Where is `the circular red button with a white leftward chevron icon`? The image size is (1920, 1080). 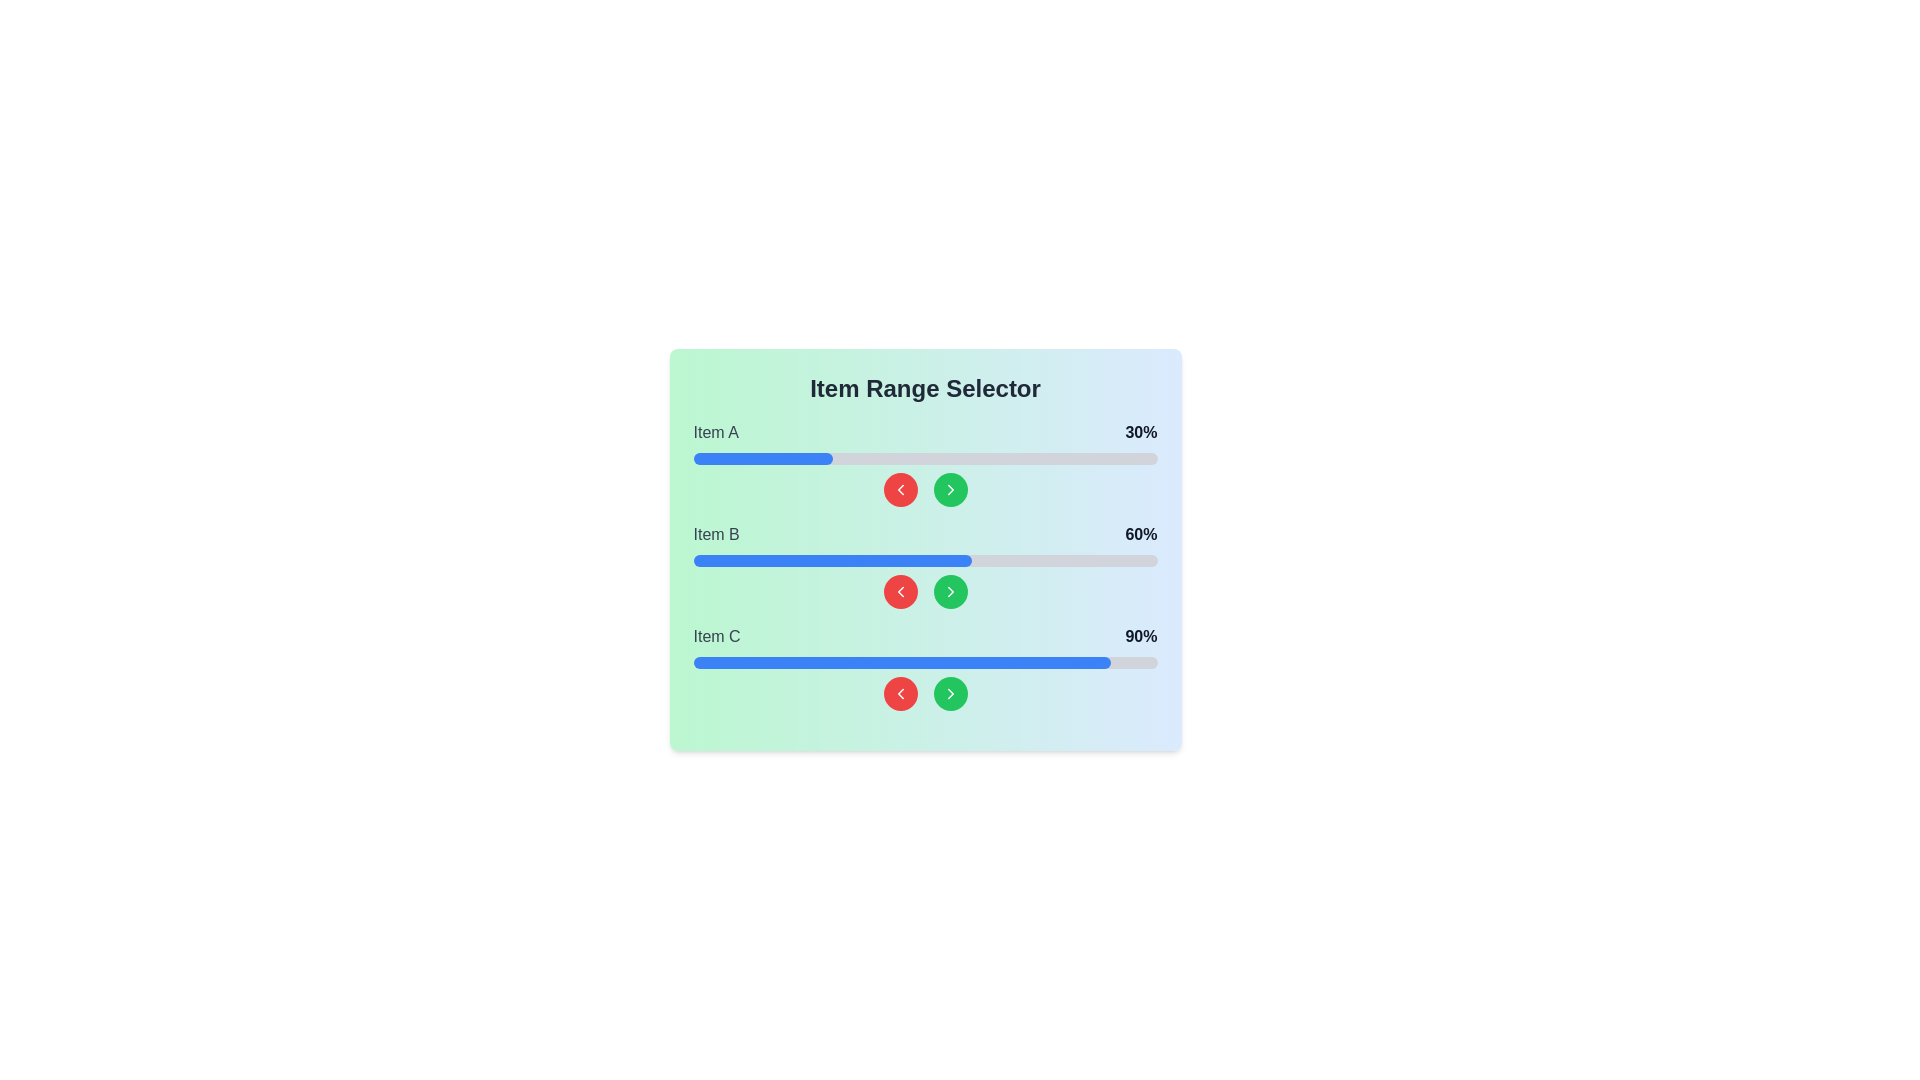 the circular red button with a white leftward chevron icon is located at coordinates (899, 489).